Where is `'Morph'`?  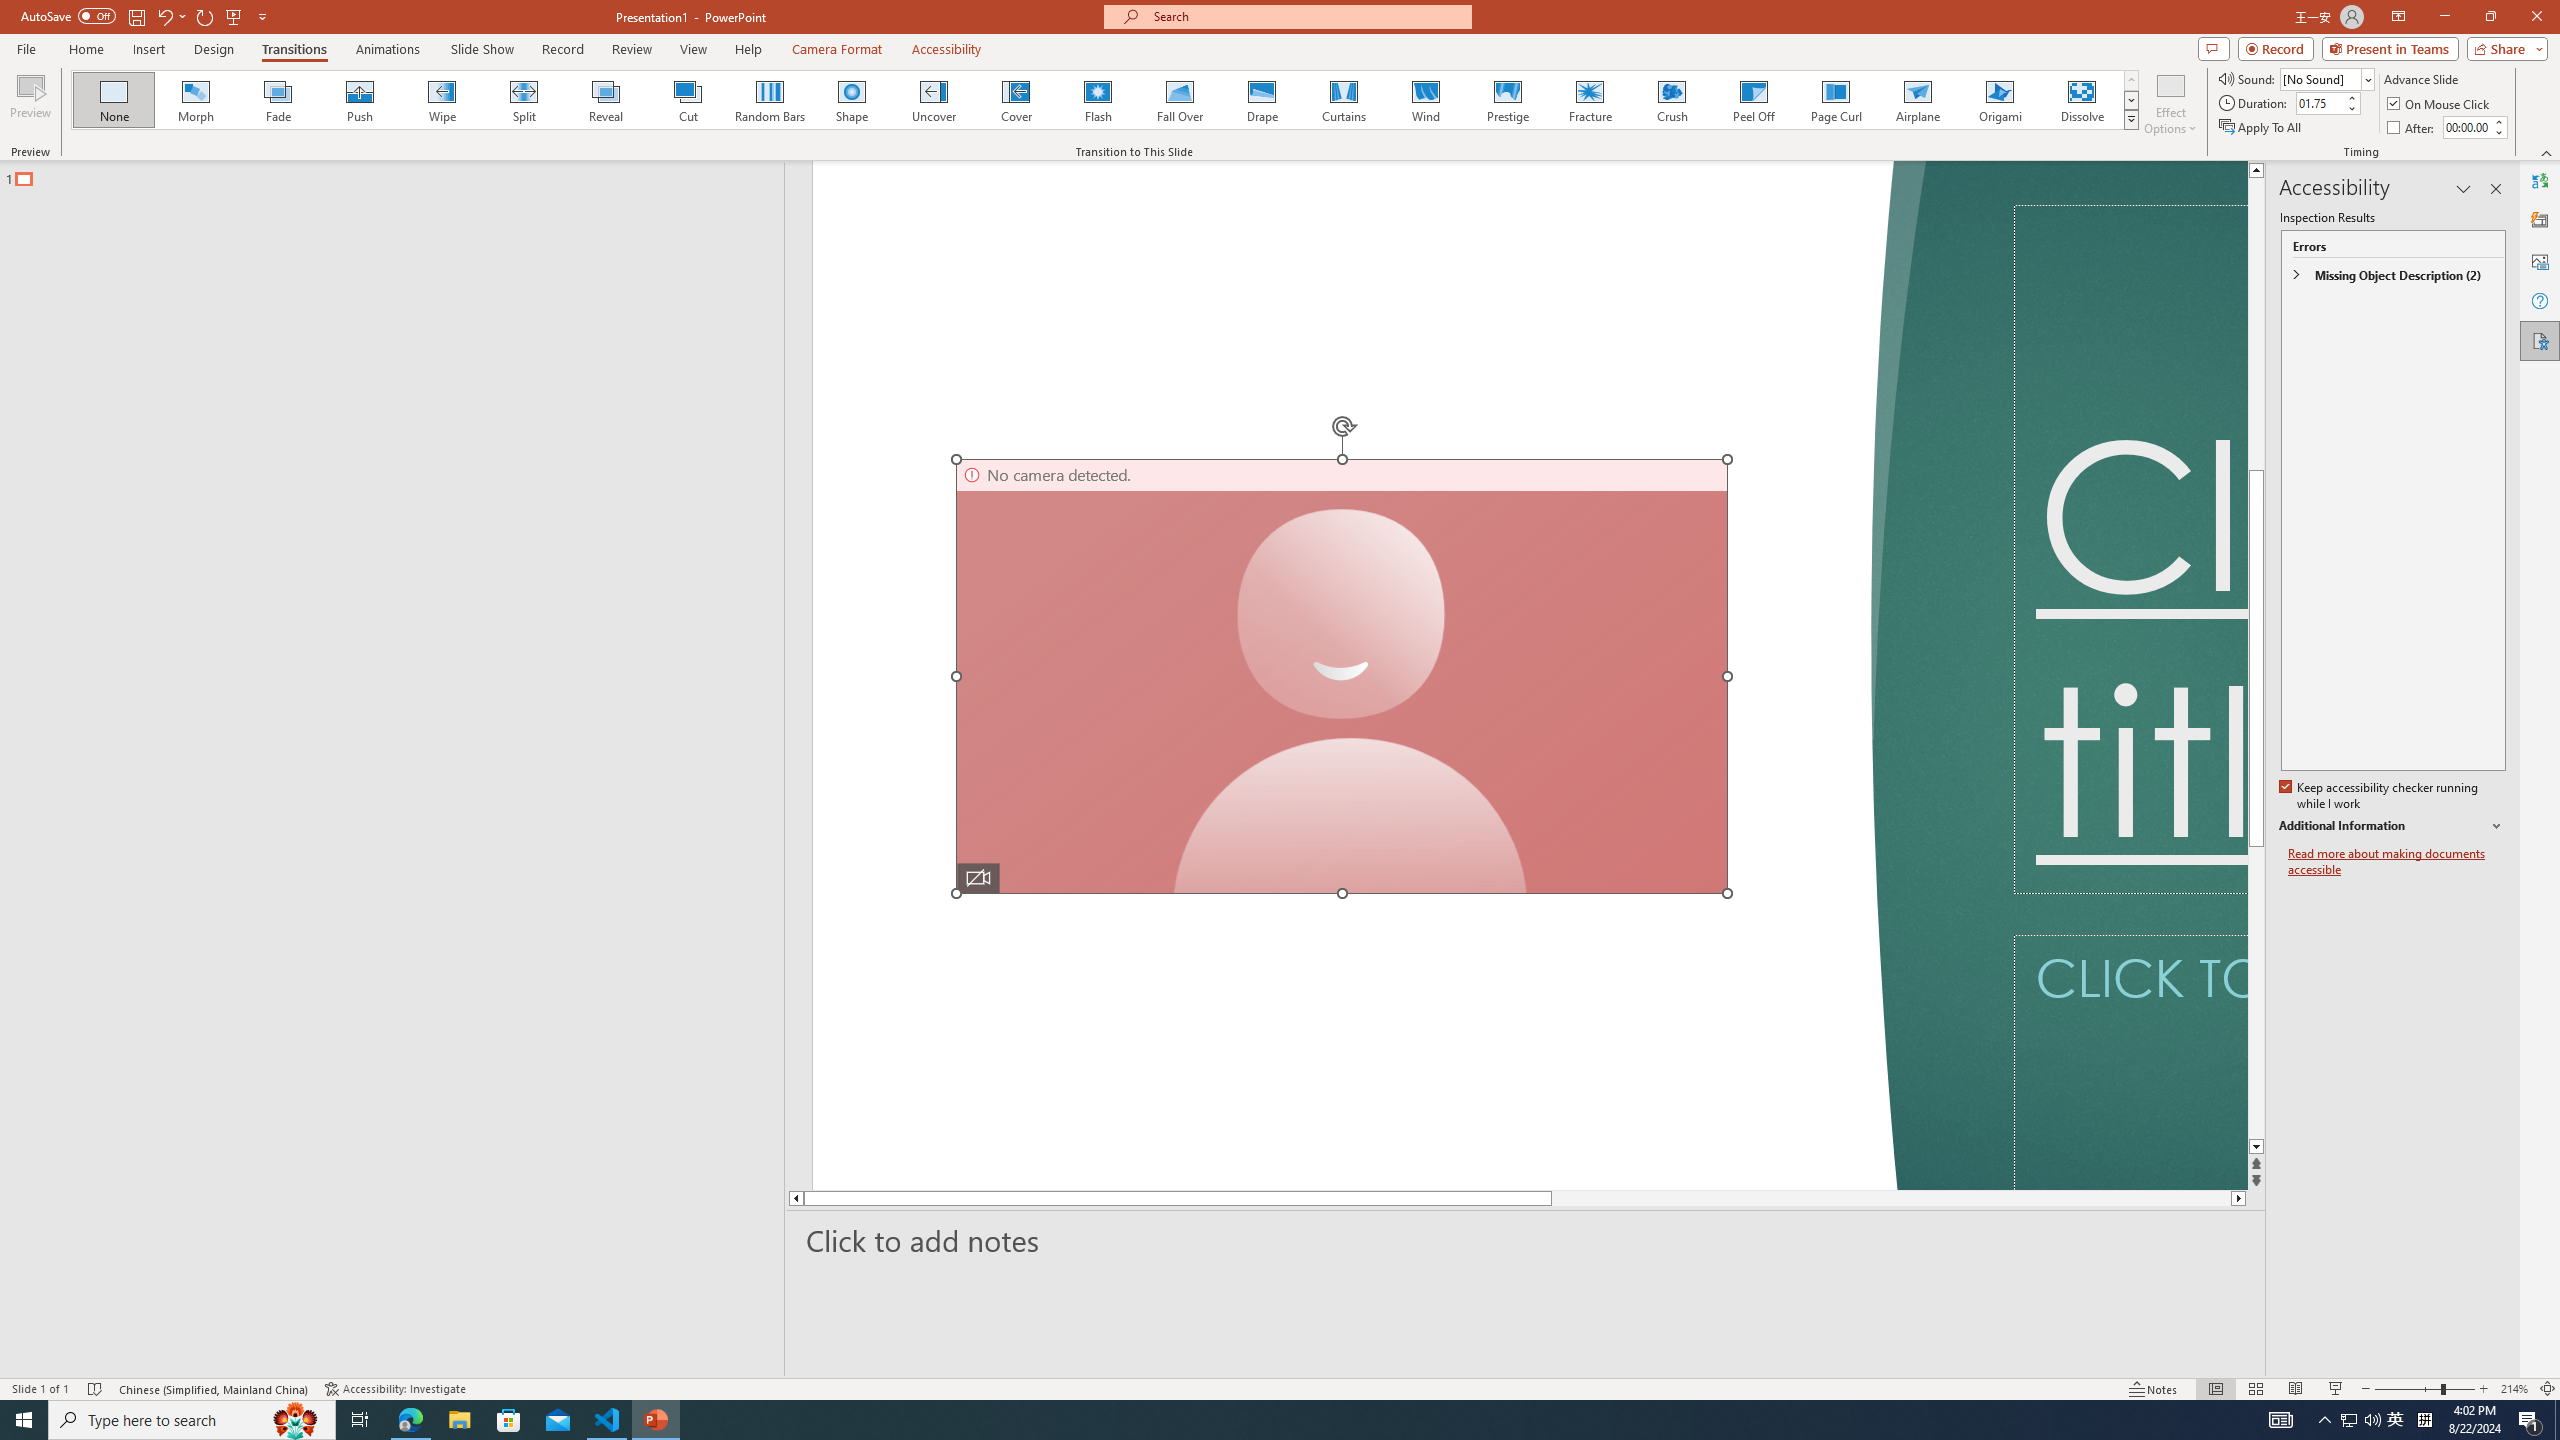
'Morph' is located at coordinates (196, 99).